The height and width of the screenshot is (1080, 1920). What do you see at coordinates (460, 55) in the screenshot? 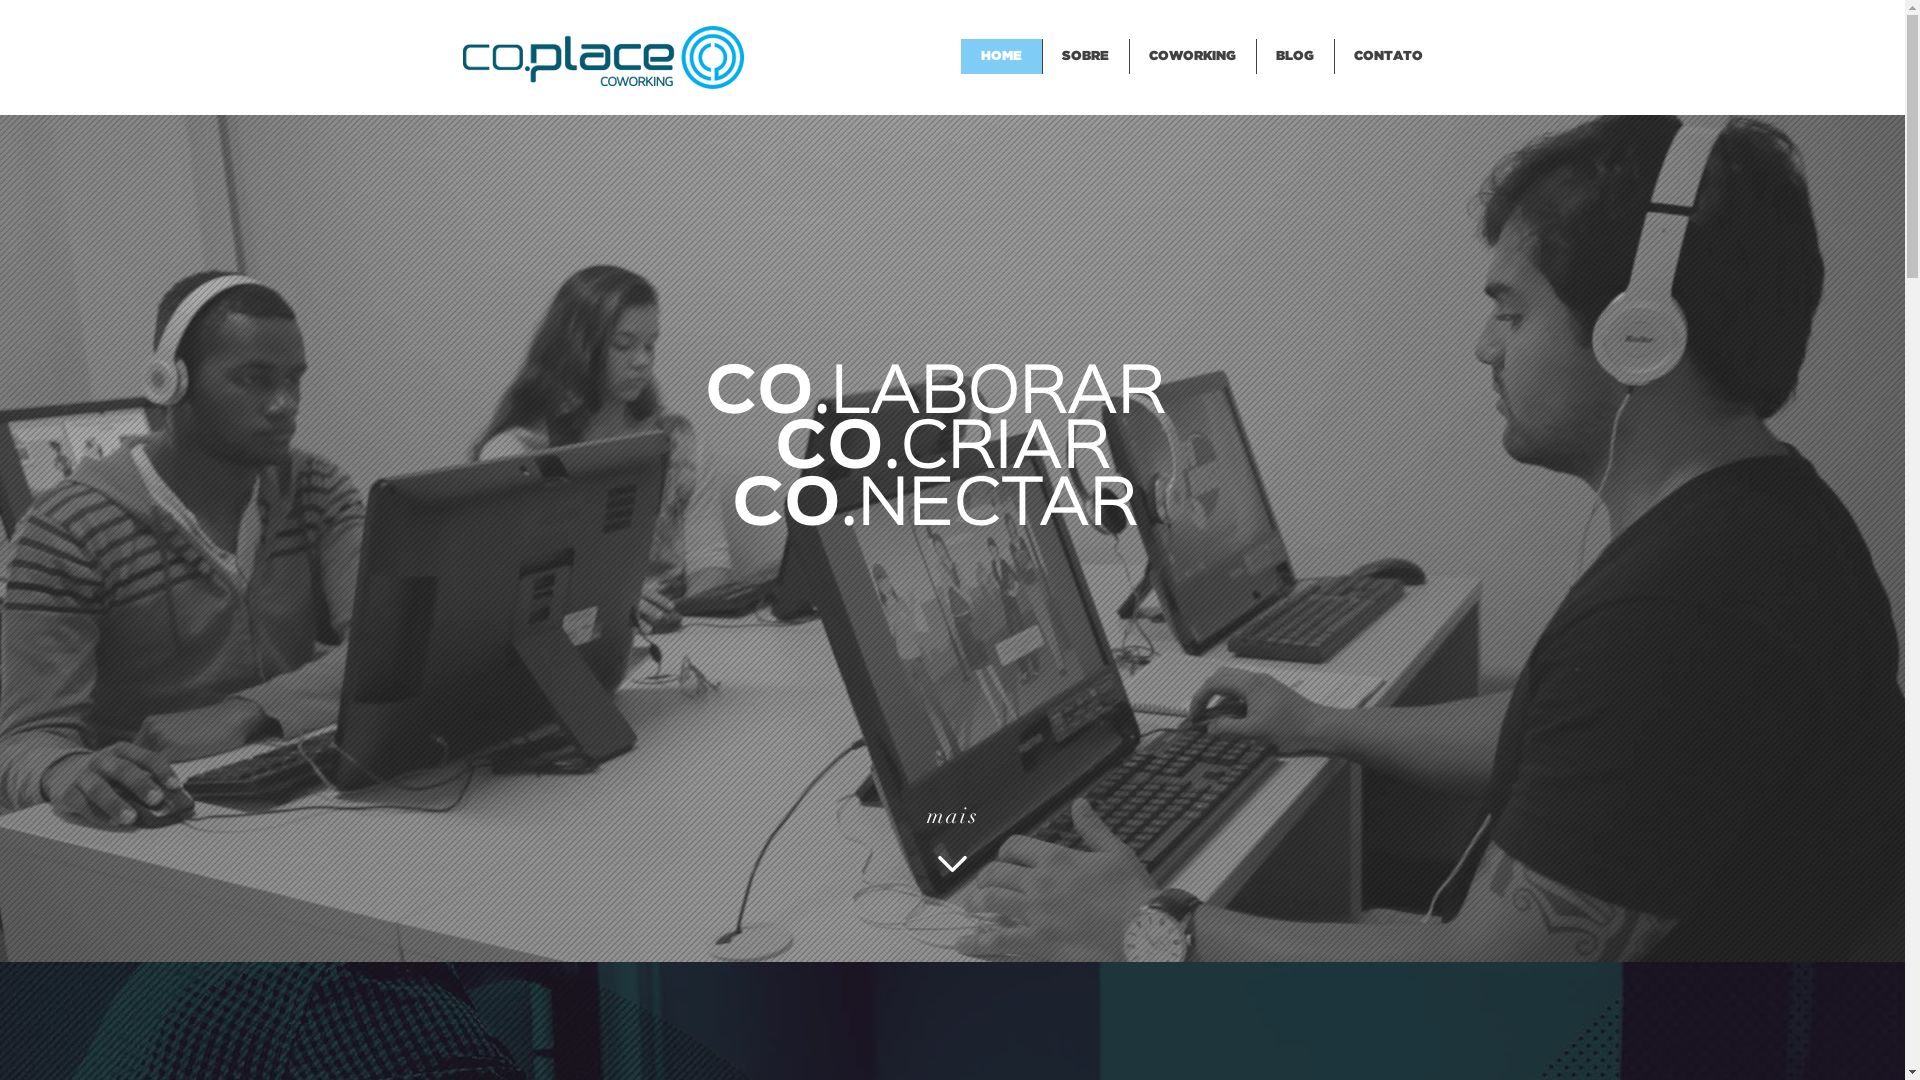
I see `'marca.png'` at bounding box center [460, 55].